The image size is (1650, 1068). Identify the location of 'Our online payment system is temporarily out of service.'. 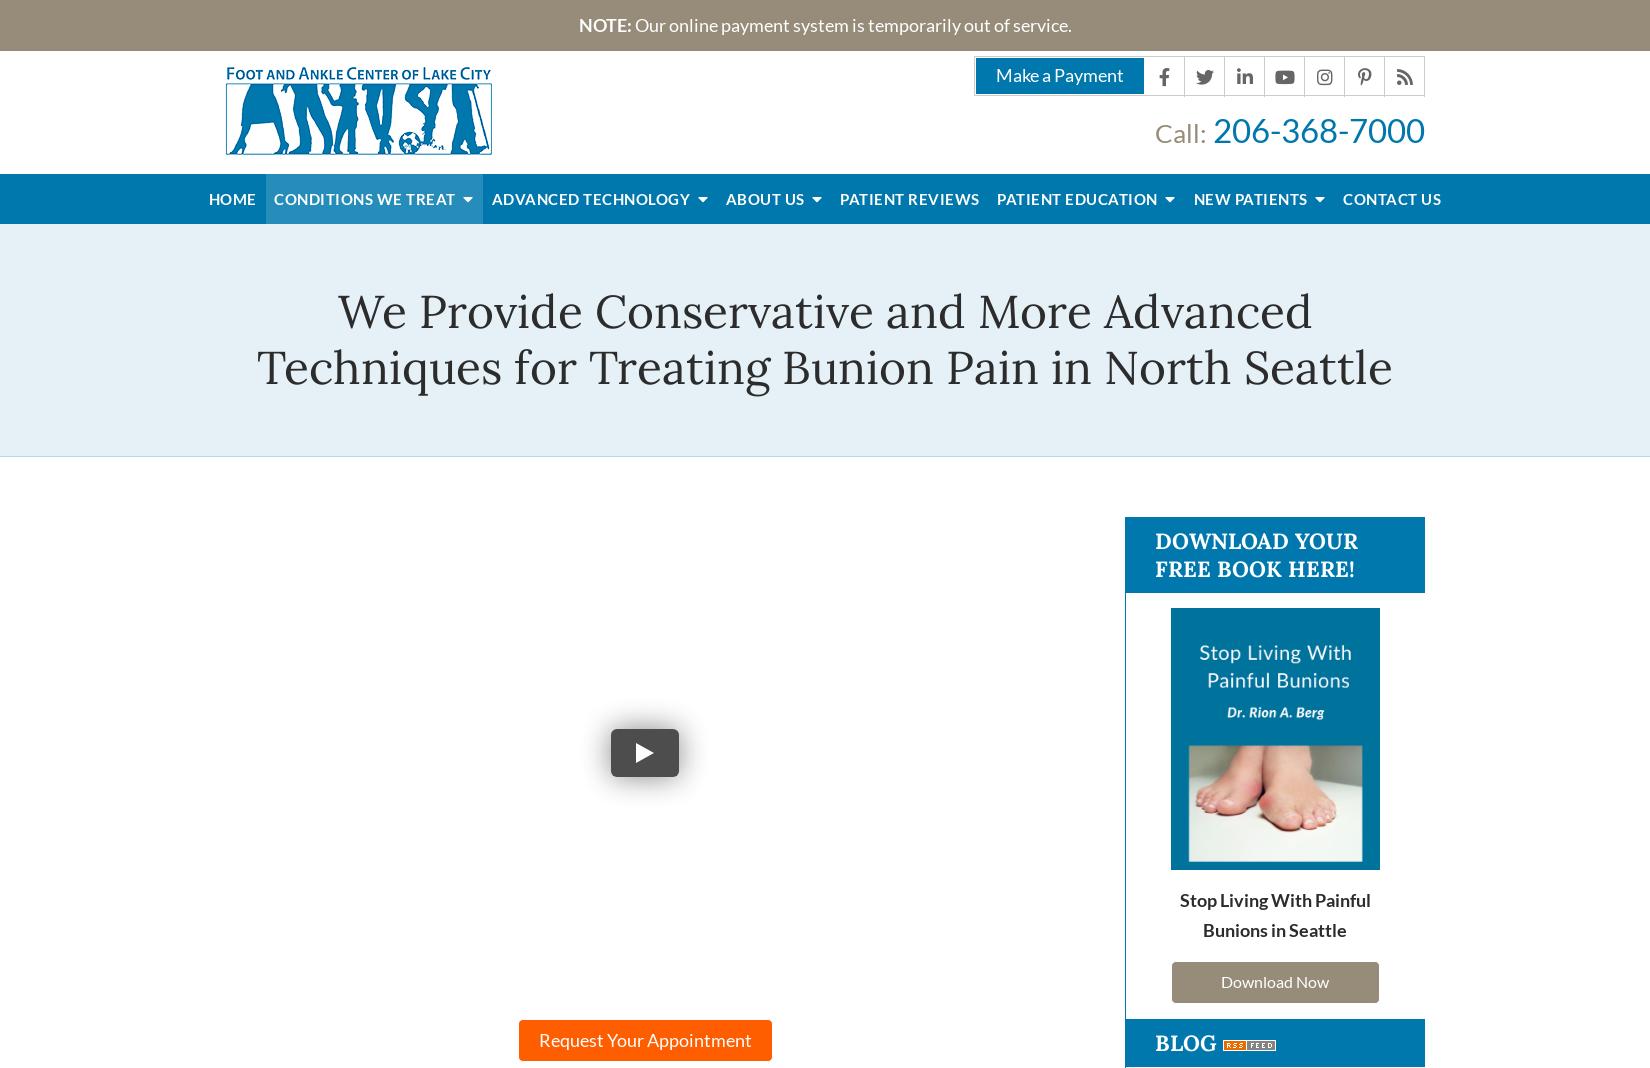
(851, 23).